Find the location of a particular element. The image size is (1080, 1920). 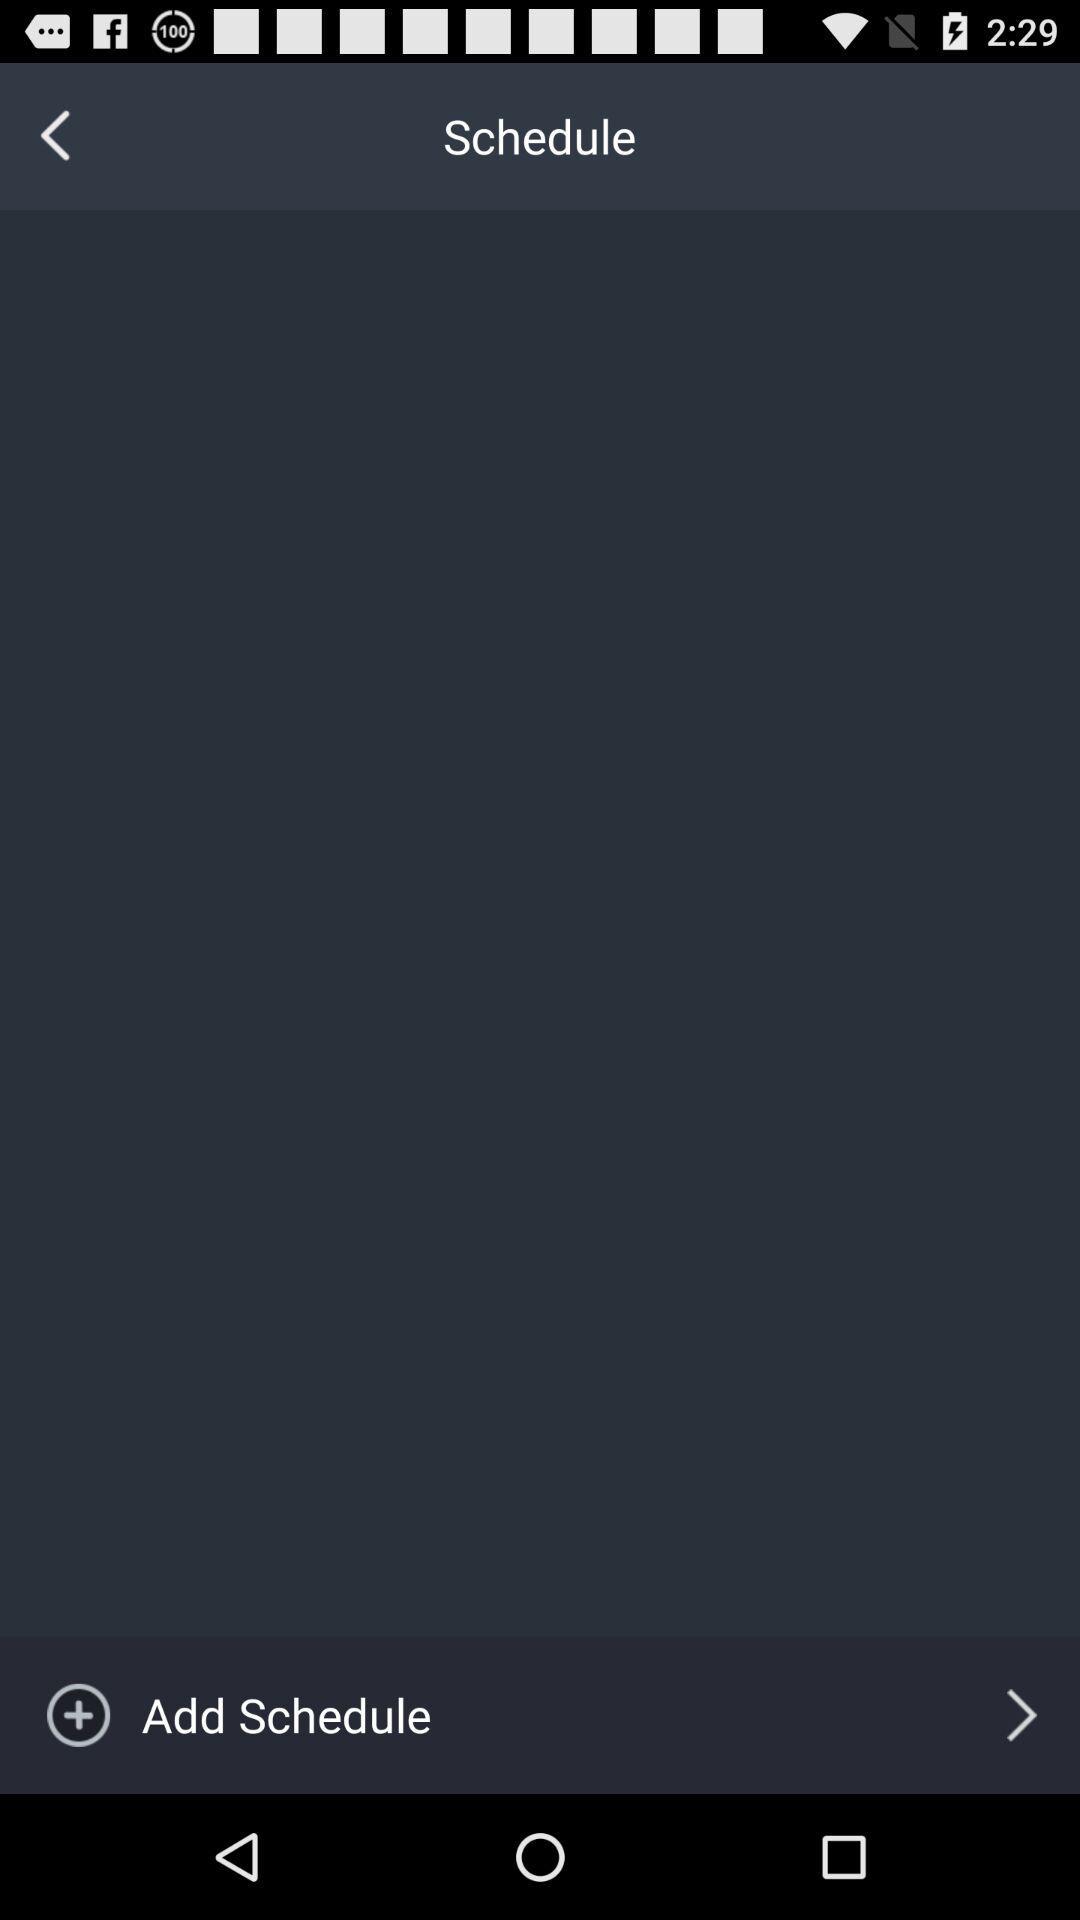

the icon to the left of the schedule icon is located at coordinates (55, 135).